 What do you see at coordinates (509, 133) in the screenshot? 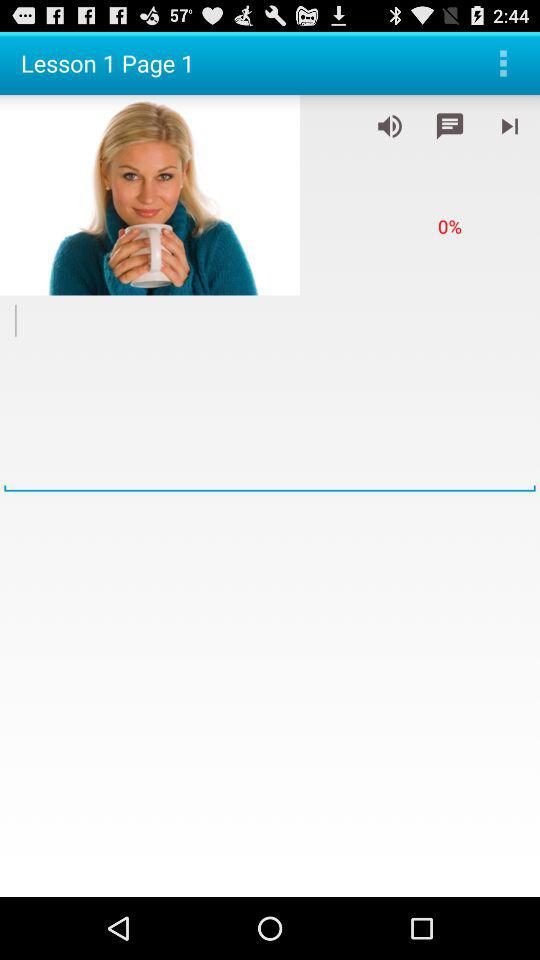
I see `the skip_next icon` at bounding box center [509, 133].